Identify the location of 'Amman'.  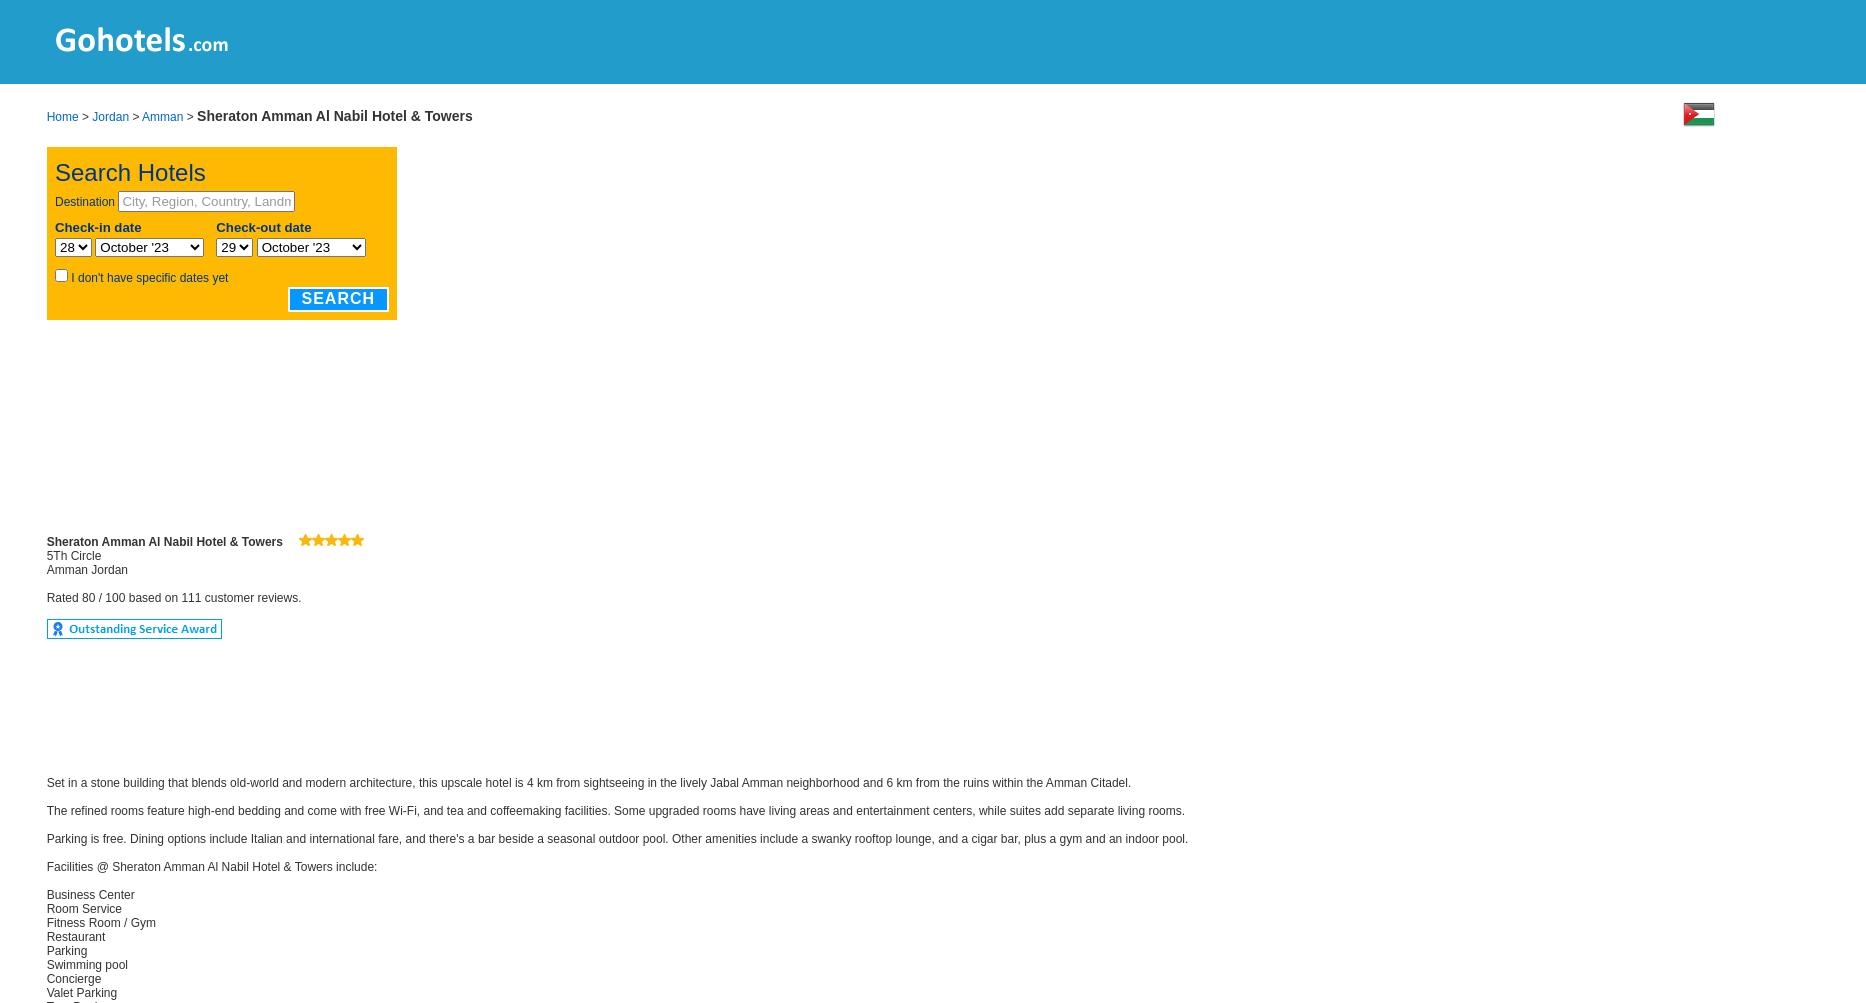
(163, 115).